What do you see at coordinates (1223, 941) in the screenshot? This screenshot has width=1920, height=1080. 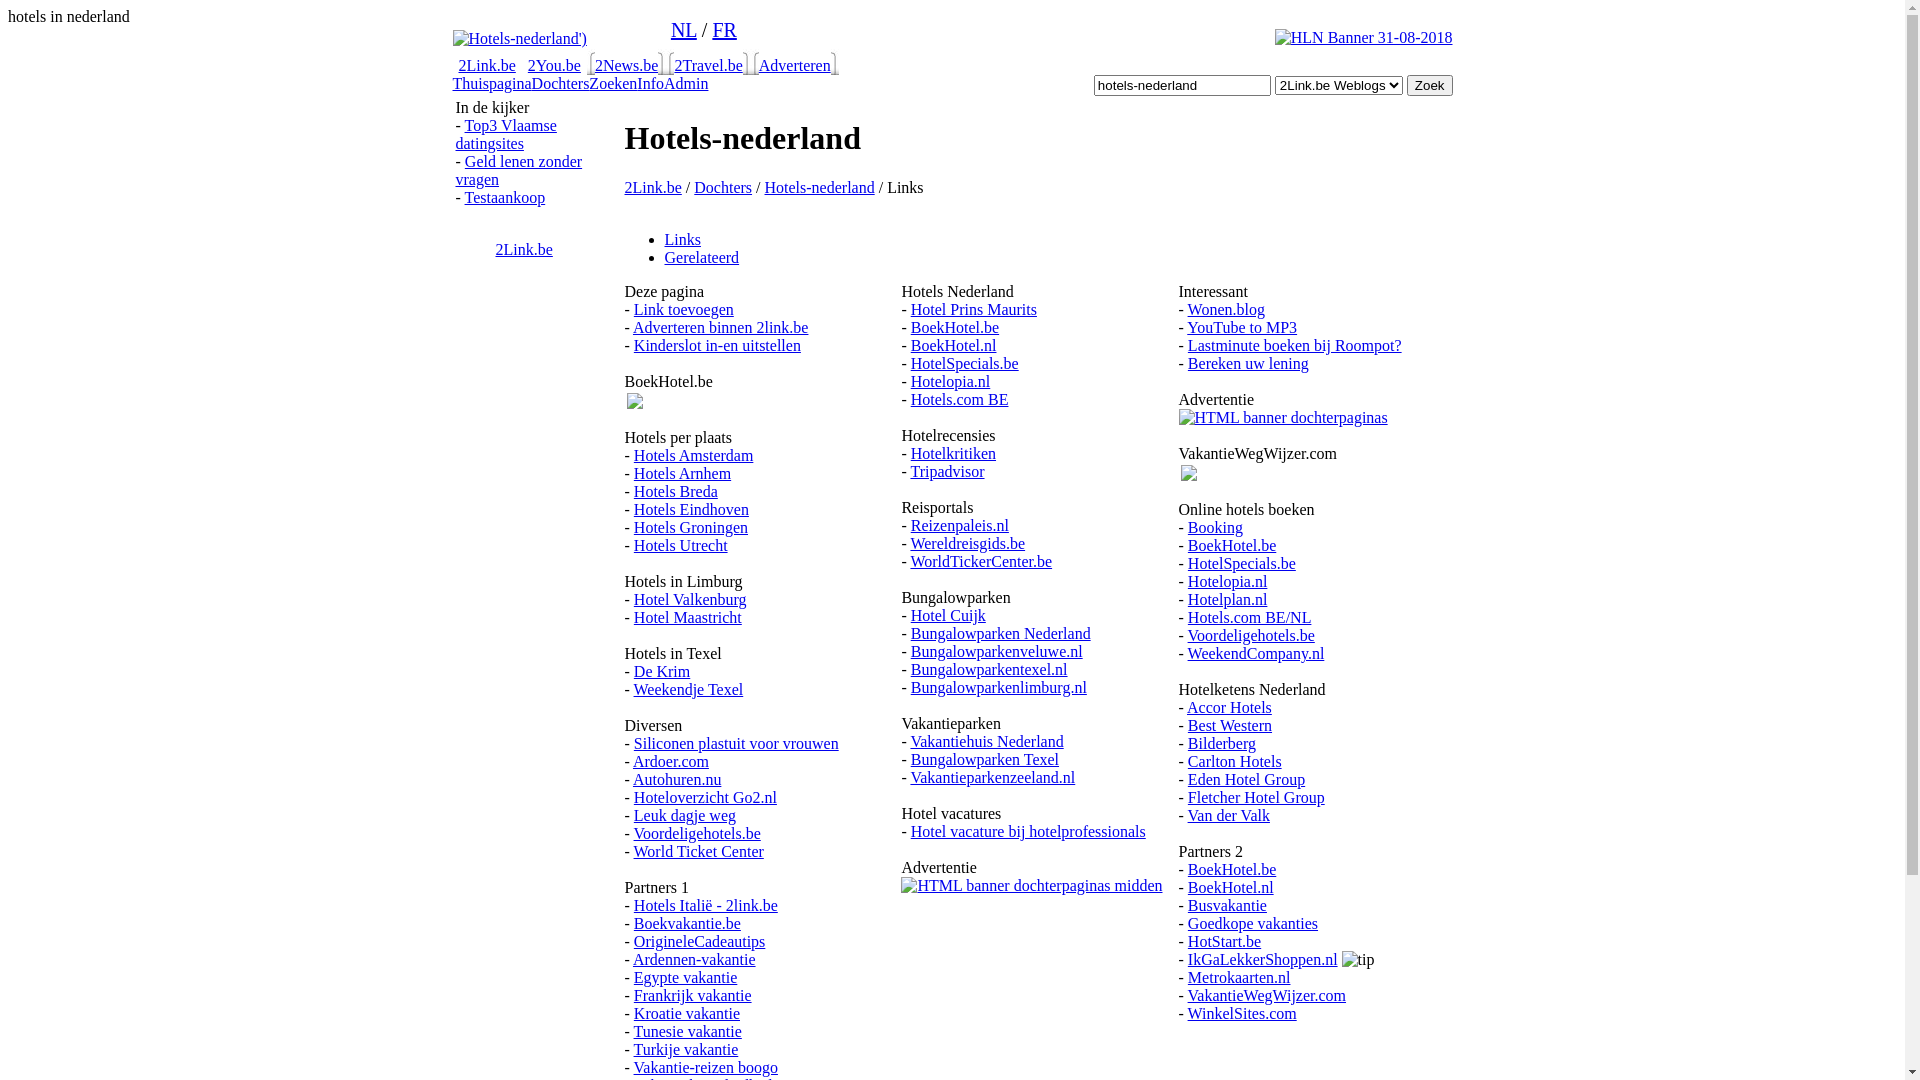 I see `'HotStart.be'` at bounding box center [1223, 941].